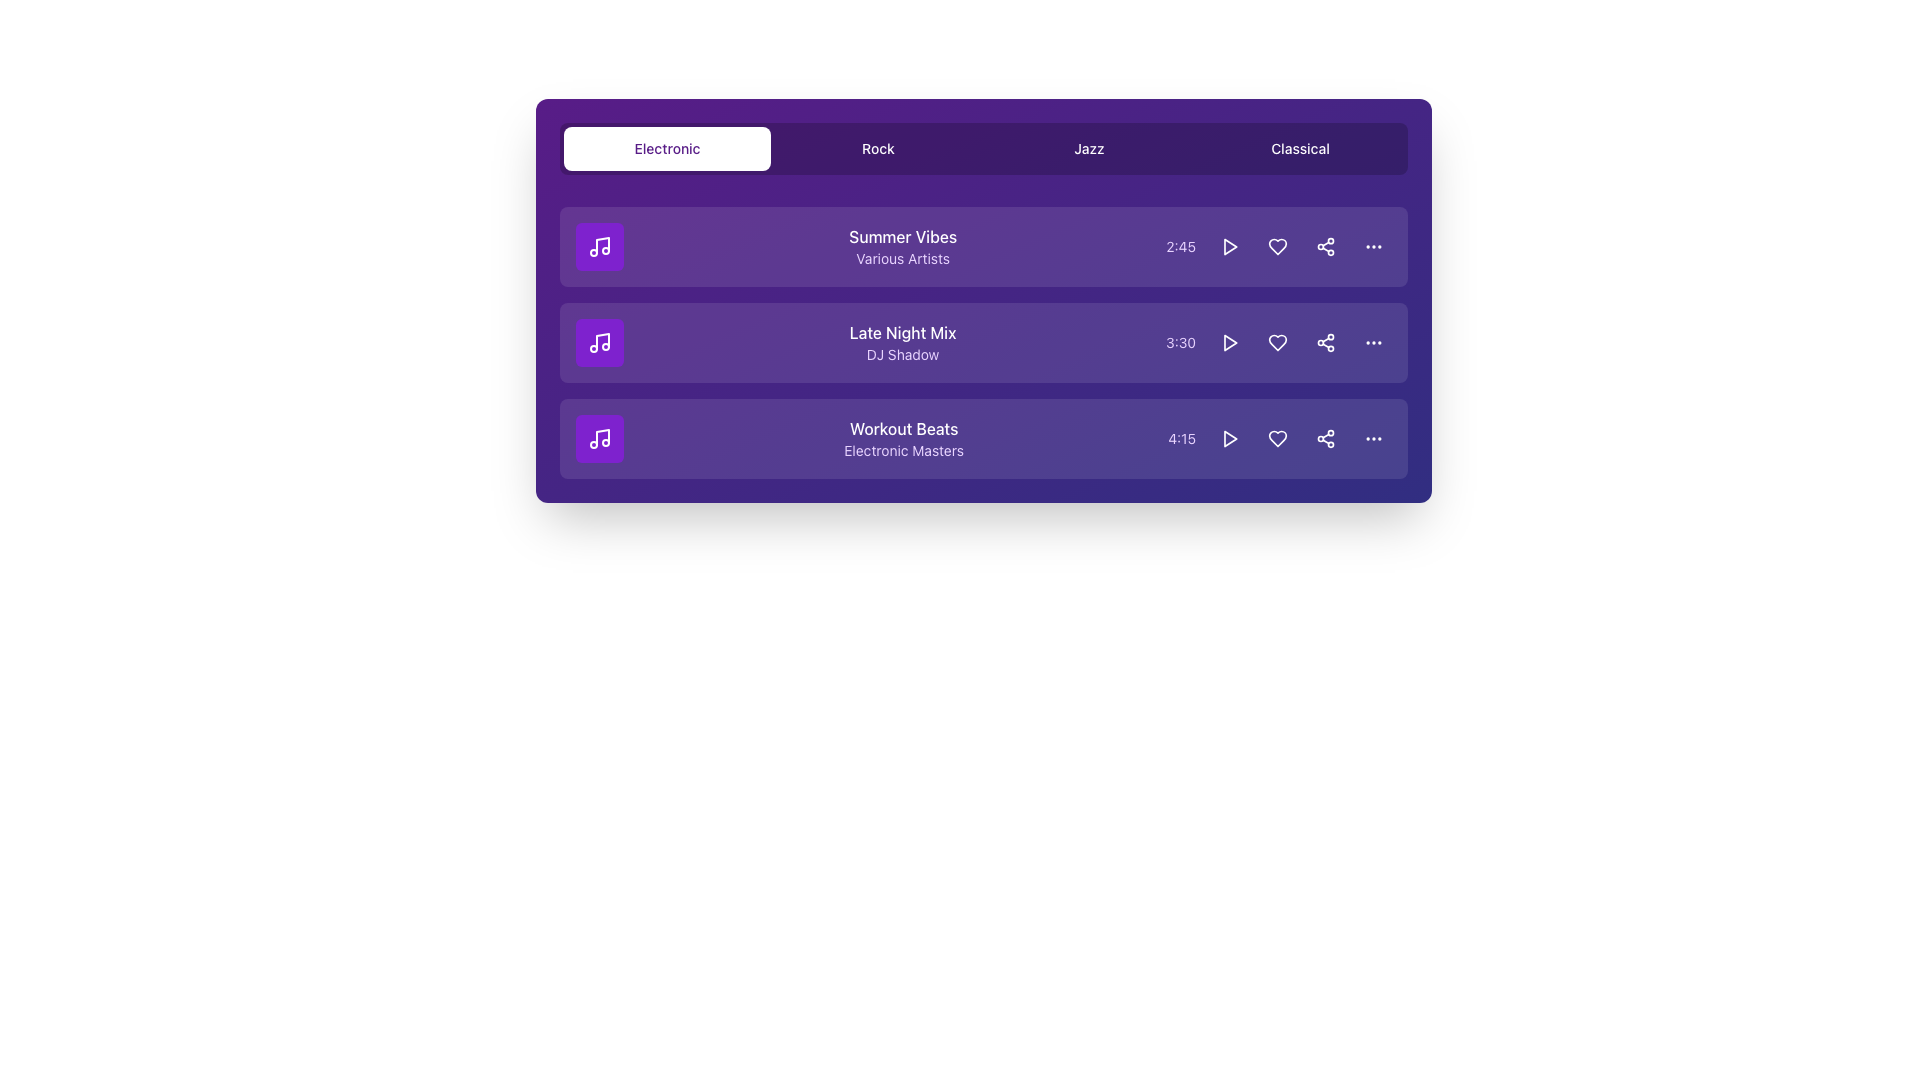 This screenshot has width=1920, height=1080. What do you see at coordinates (1300, 148) in the screenshot?
I see `the 'Classical' button, which is the fourth button in a horizontal row of four buttons with a purple background and white text, to trigger the hover effect` at bounding box center [1300, 148].